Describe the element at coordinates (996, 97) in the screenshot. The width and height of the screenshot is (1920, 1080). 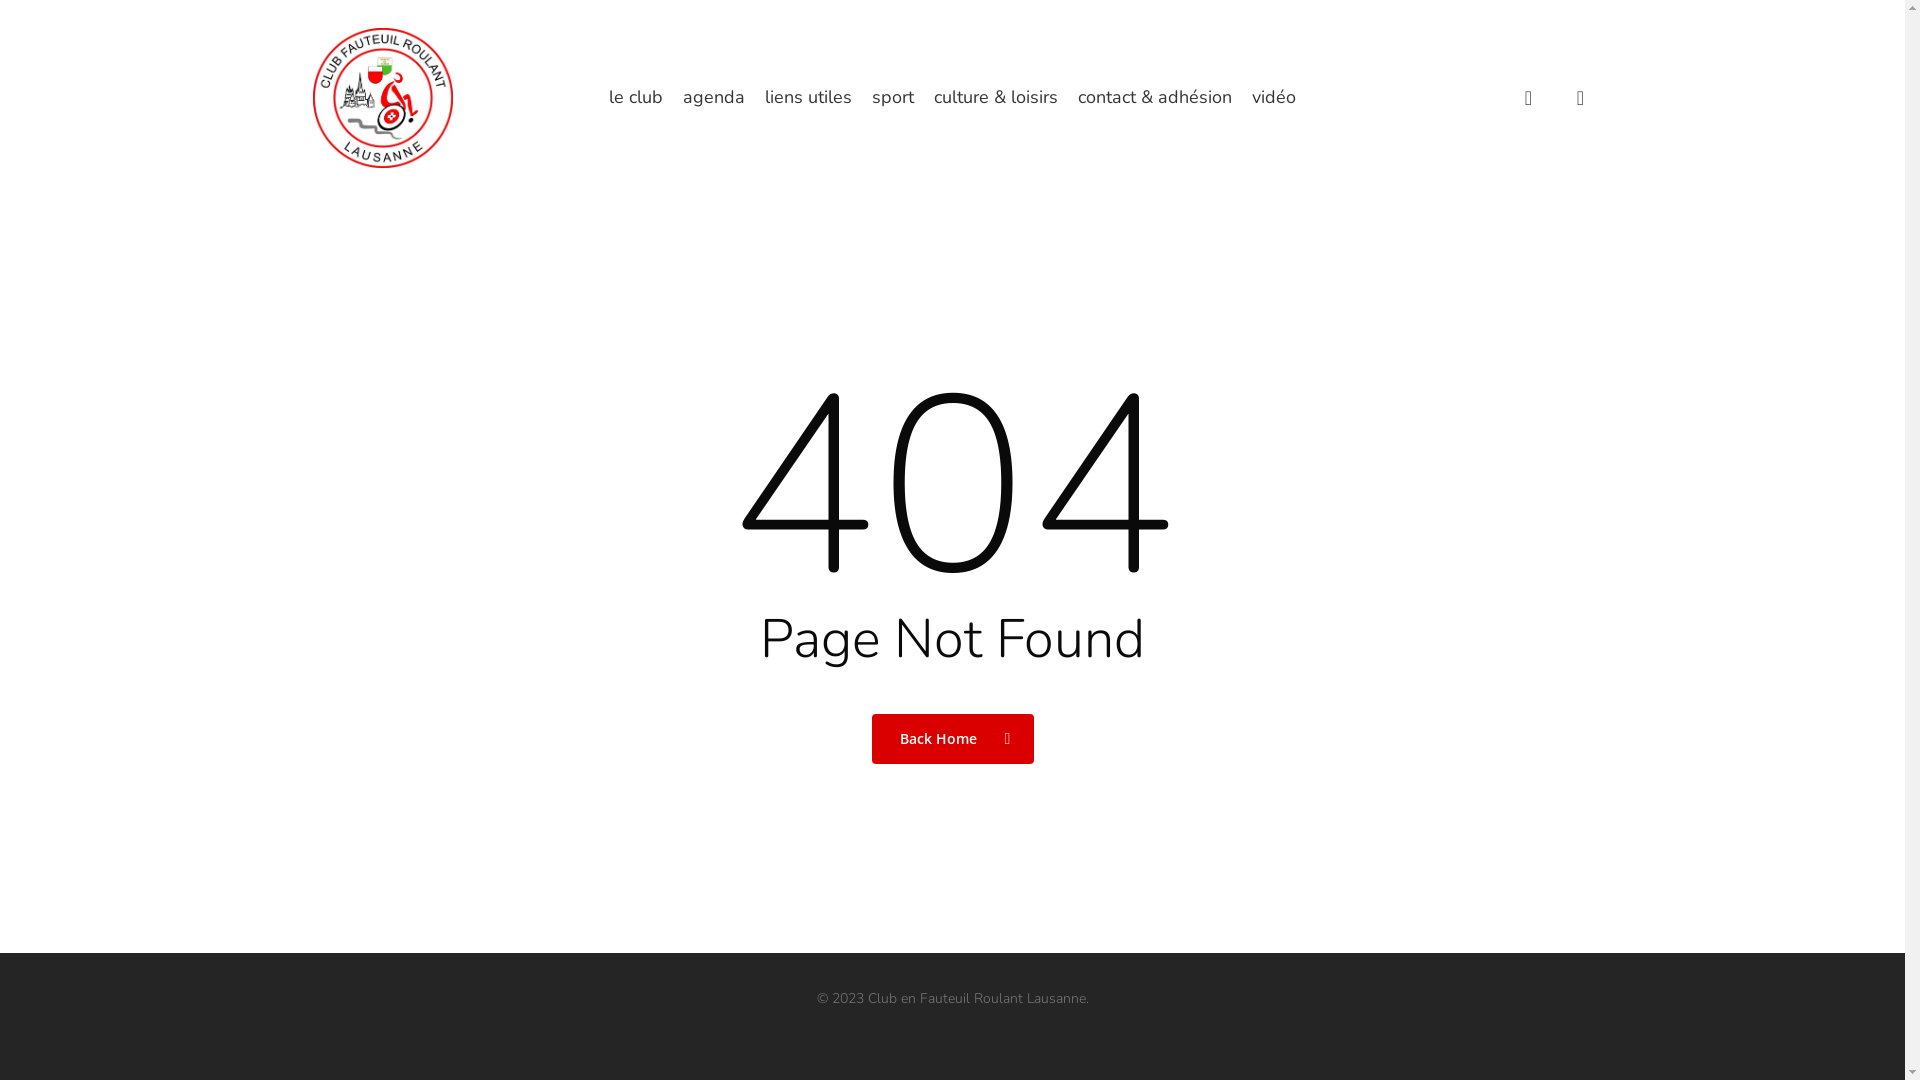
I see `'culture & loisirs'` at that location.